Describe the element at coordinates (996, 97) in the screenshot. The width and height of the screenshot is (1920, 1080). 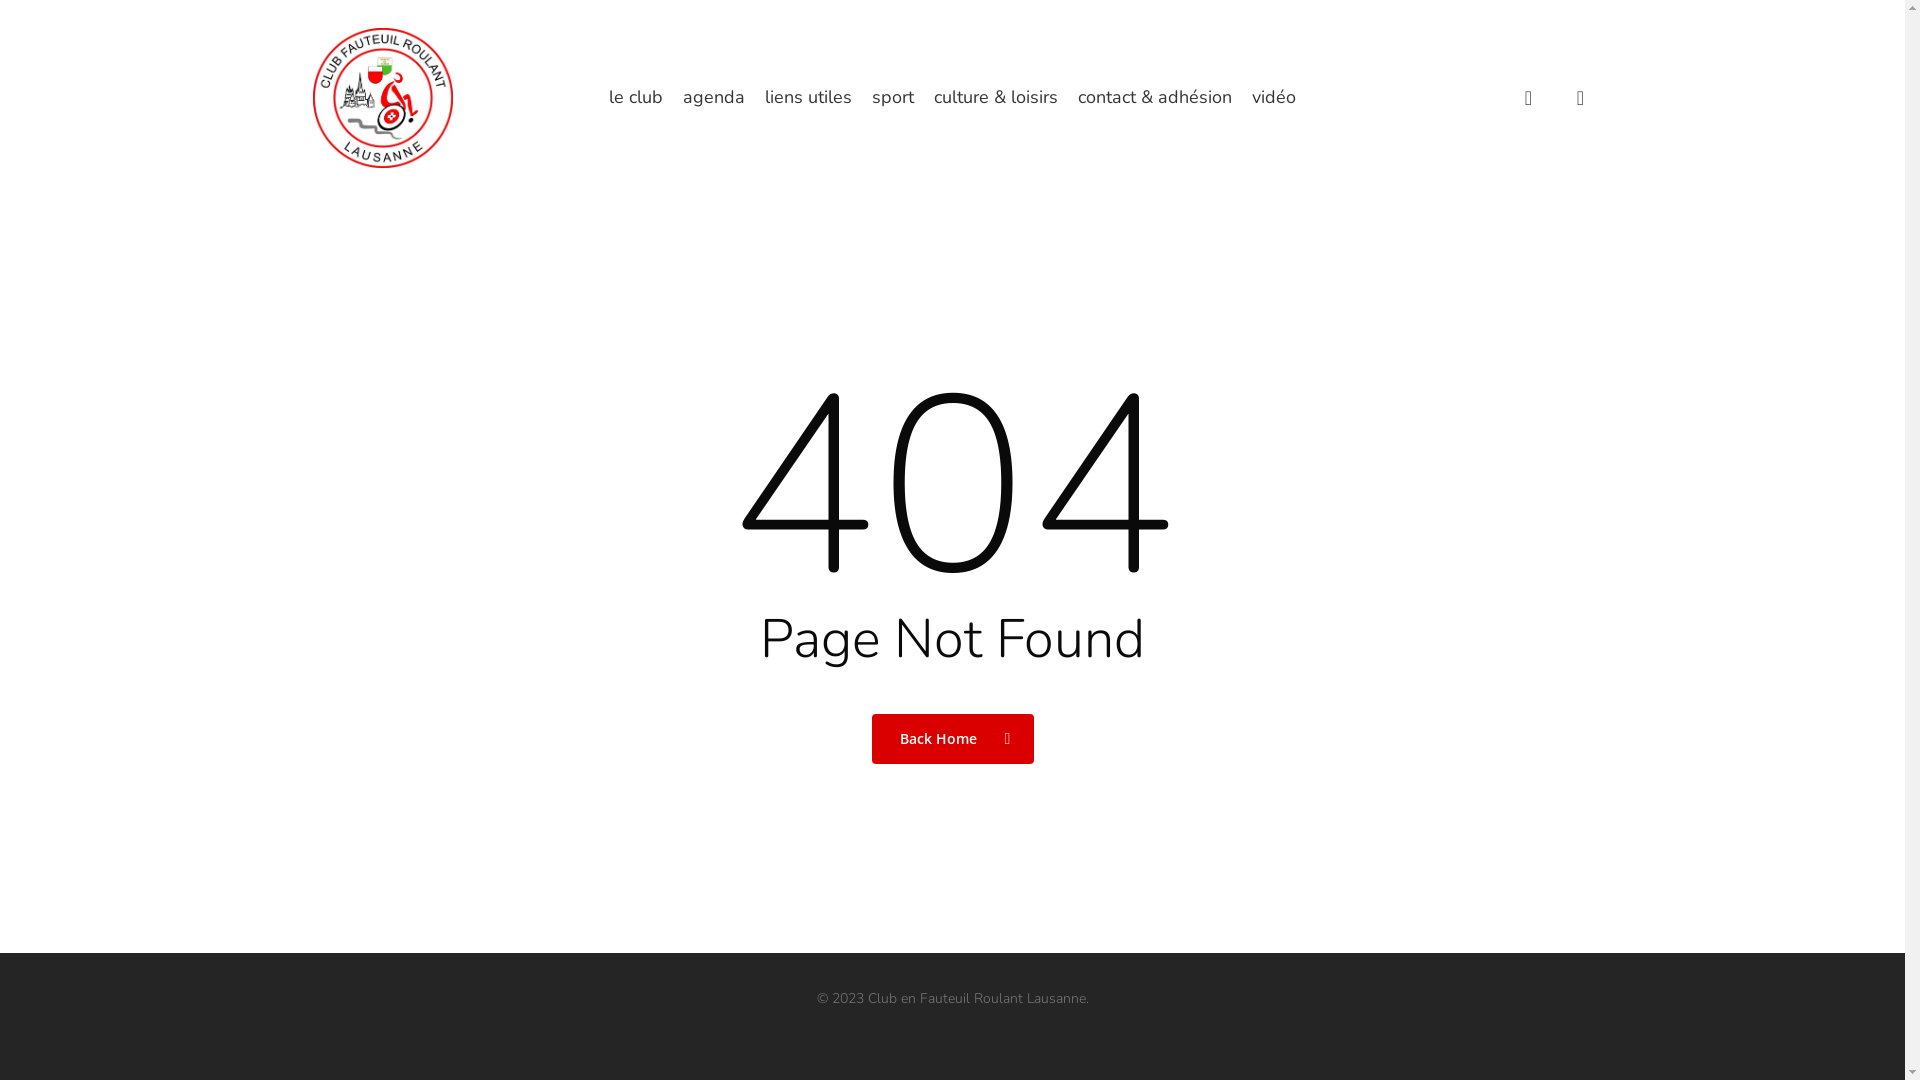
I see `'culture & loisirs'` at that location.